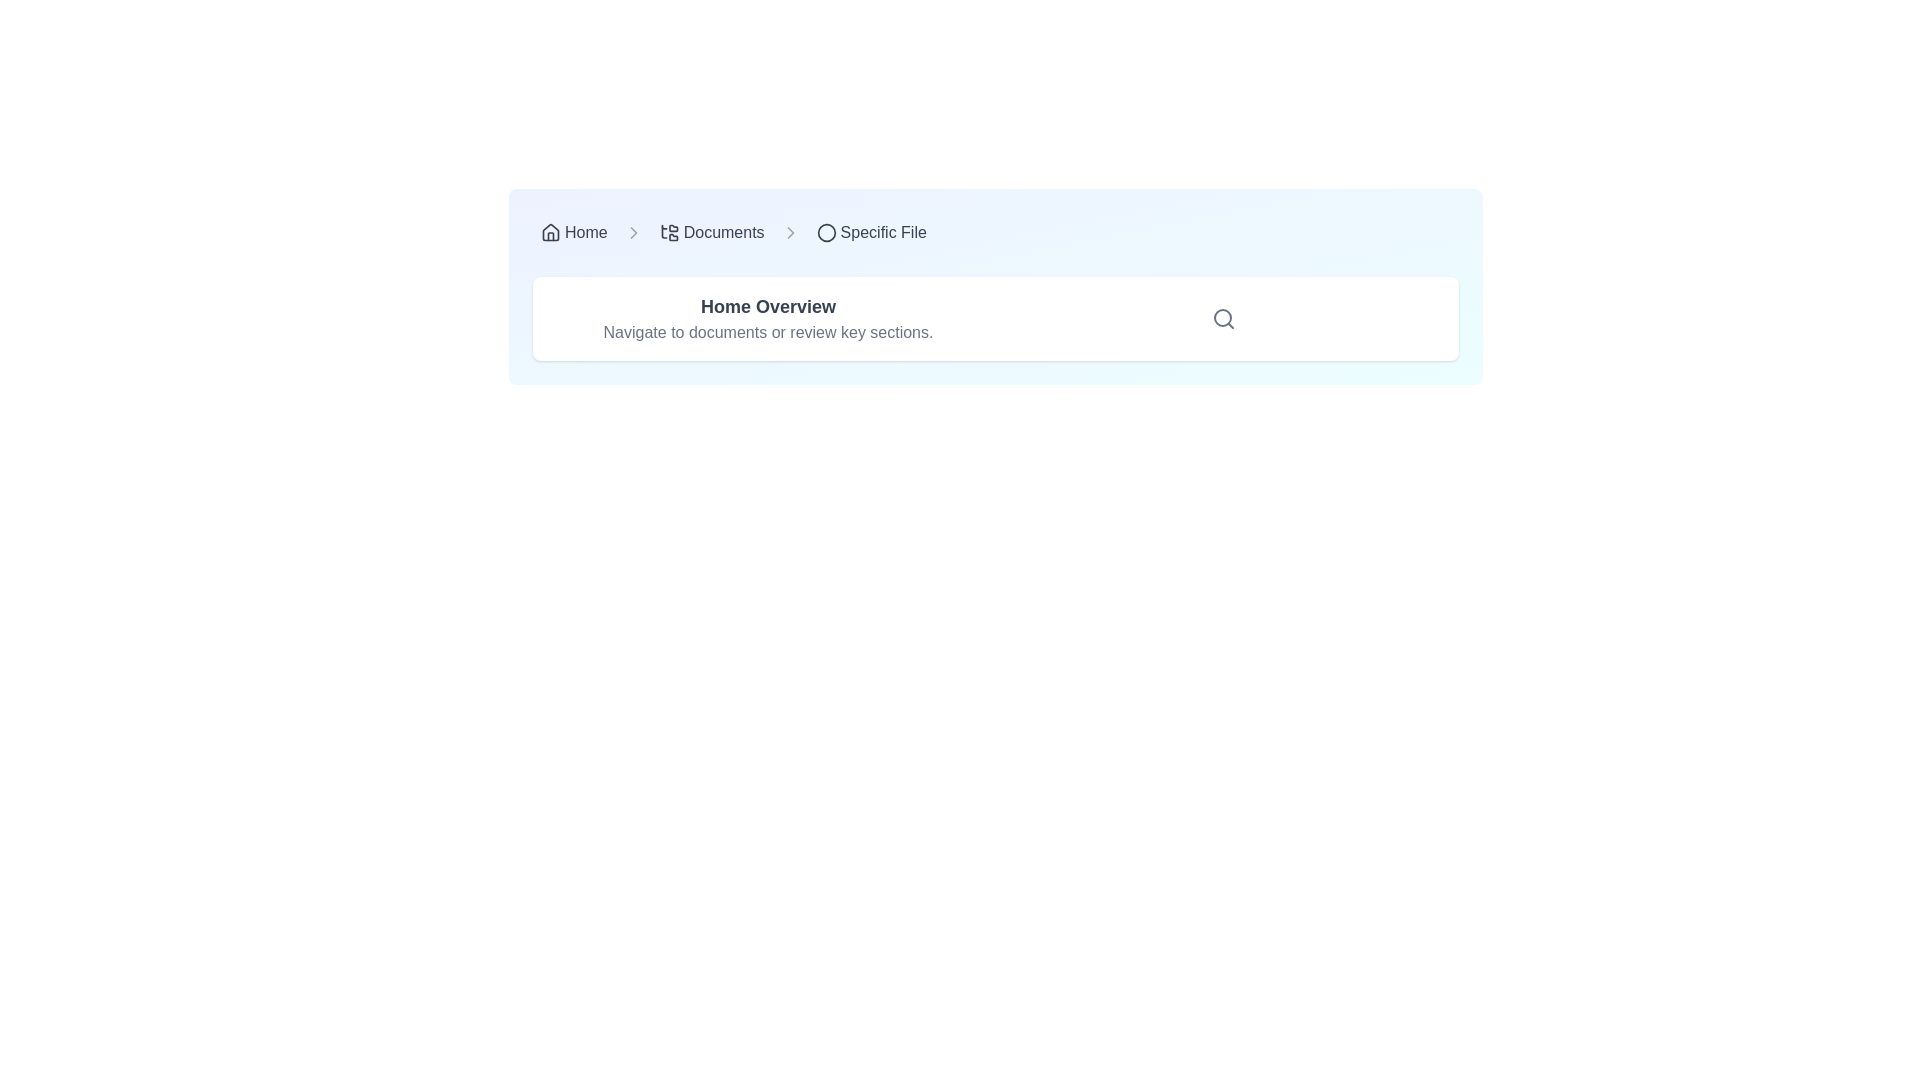 This screenshot has height=1080, width=1920. Describe the element at coordinates (1222, 318) in the screenshot. I see `the search icon styled with a magnifying glass symbol located in the top-right corner of the 'Home Overview' section card` at that location.